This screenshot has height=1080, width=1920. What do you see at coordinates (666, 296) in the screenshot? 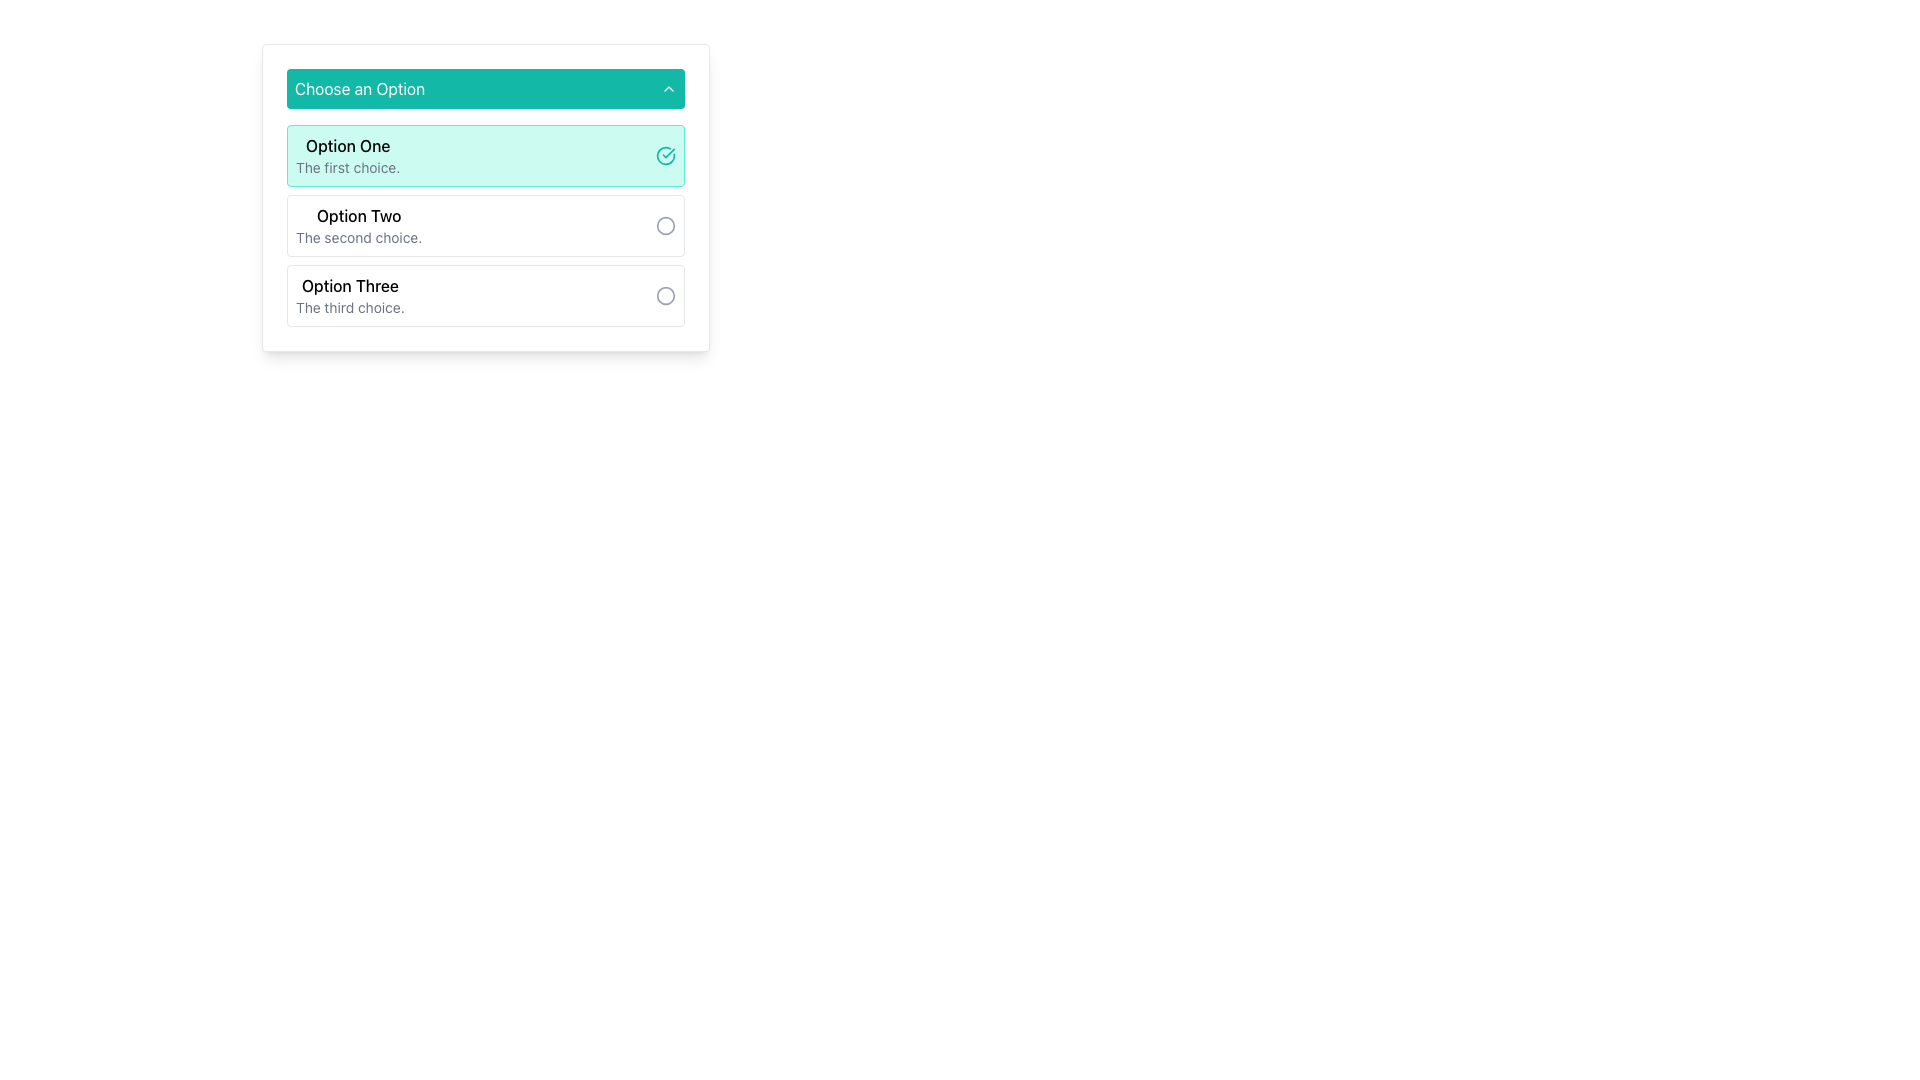
I see `the visual feedback of the interactive indicator that resembles a radio button, specifically associated with 'Option Two'` at bounding box center [666, 296].